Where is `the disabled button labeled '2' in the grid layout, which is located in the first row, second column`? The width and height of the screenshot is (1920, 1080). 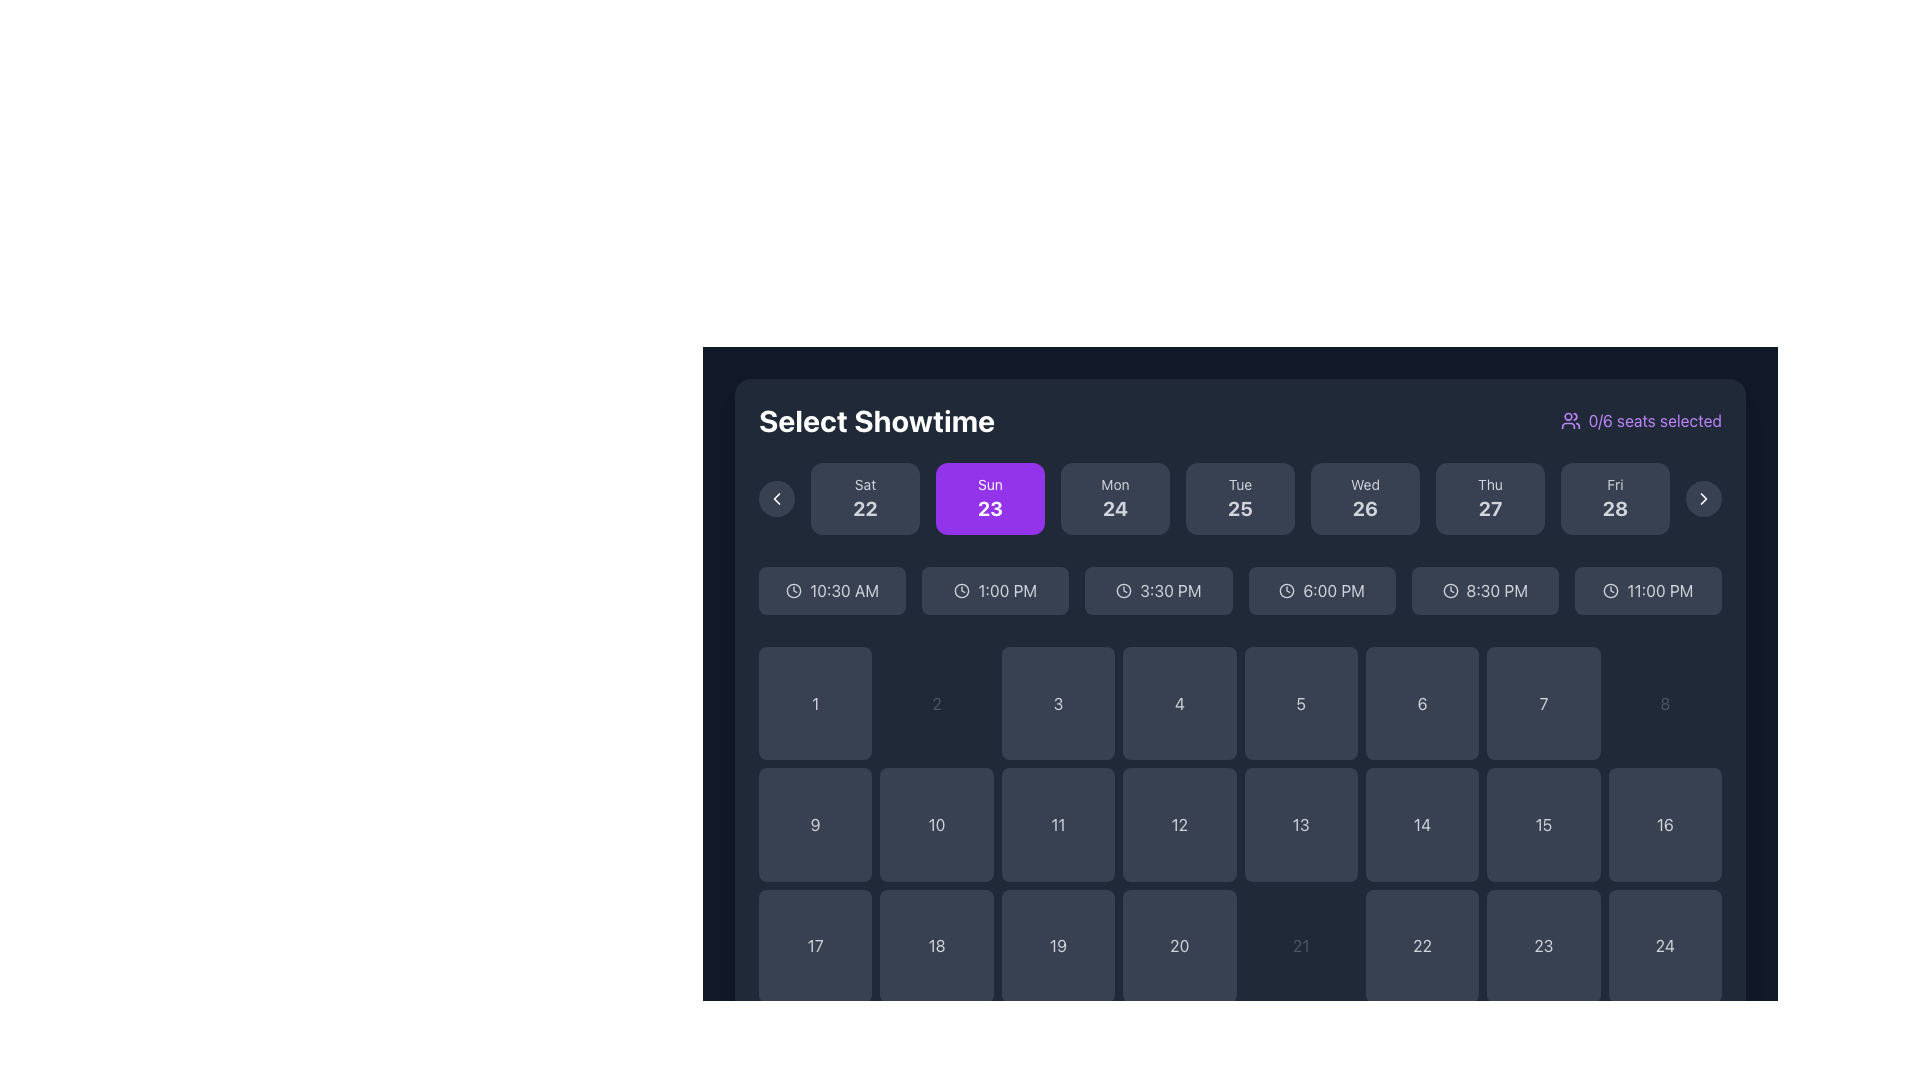
the disabled button labeled '2' in the grid layout, which is located in the first row, second column is located at coordinates (936, 702).